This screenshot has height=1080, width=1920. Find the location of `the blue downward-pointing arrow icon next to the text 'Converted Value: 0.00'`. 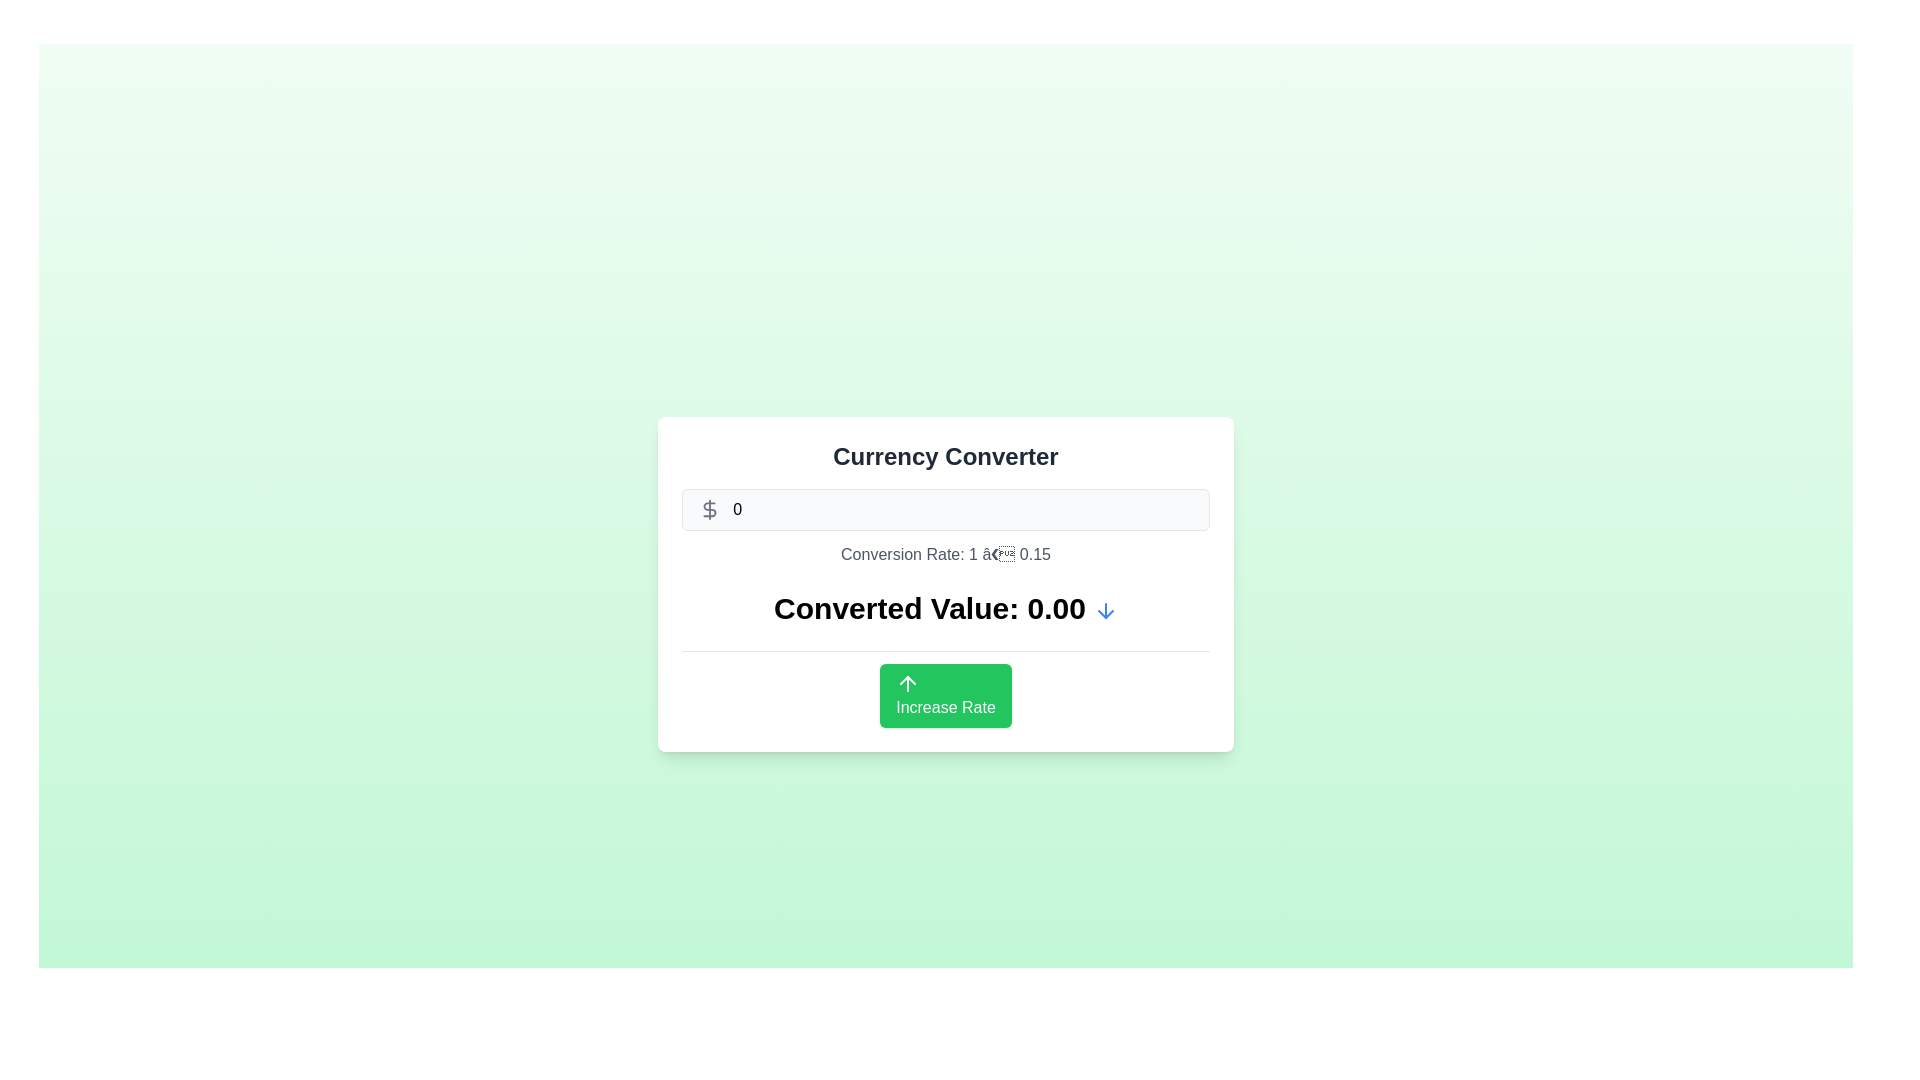

the blue downward-pointing arrow icon next to the text 'Converted Value: 0.00' is located at coordinates (1104, 609).